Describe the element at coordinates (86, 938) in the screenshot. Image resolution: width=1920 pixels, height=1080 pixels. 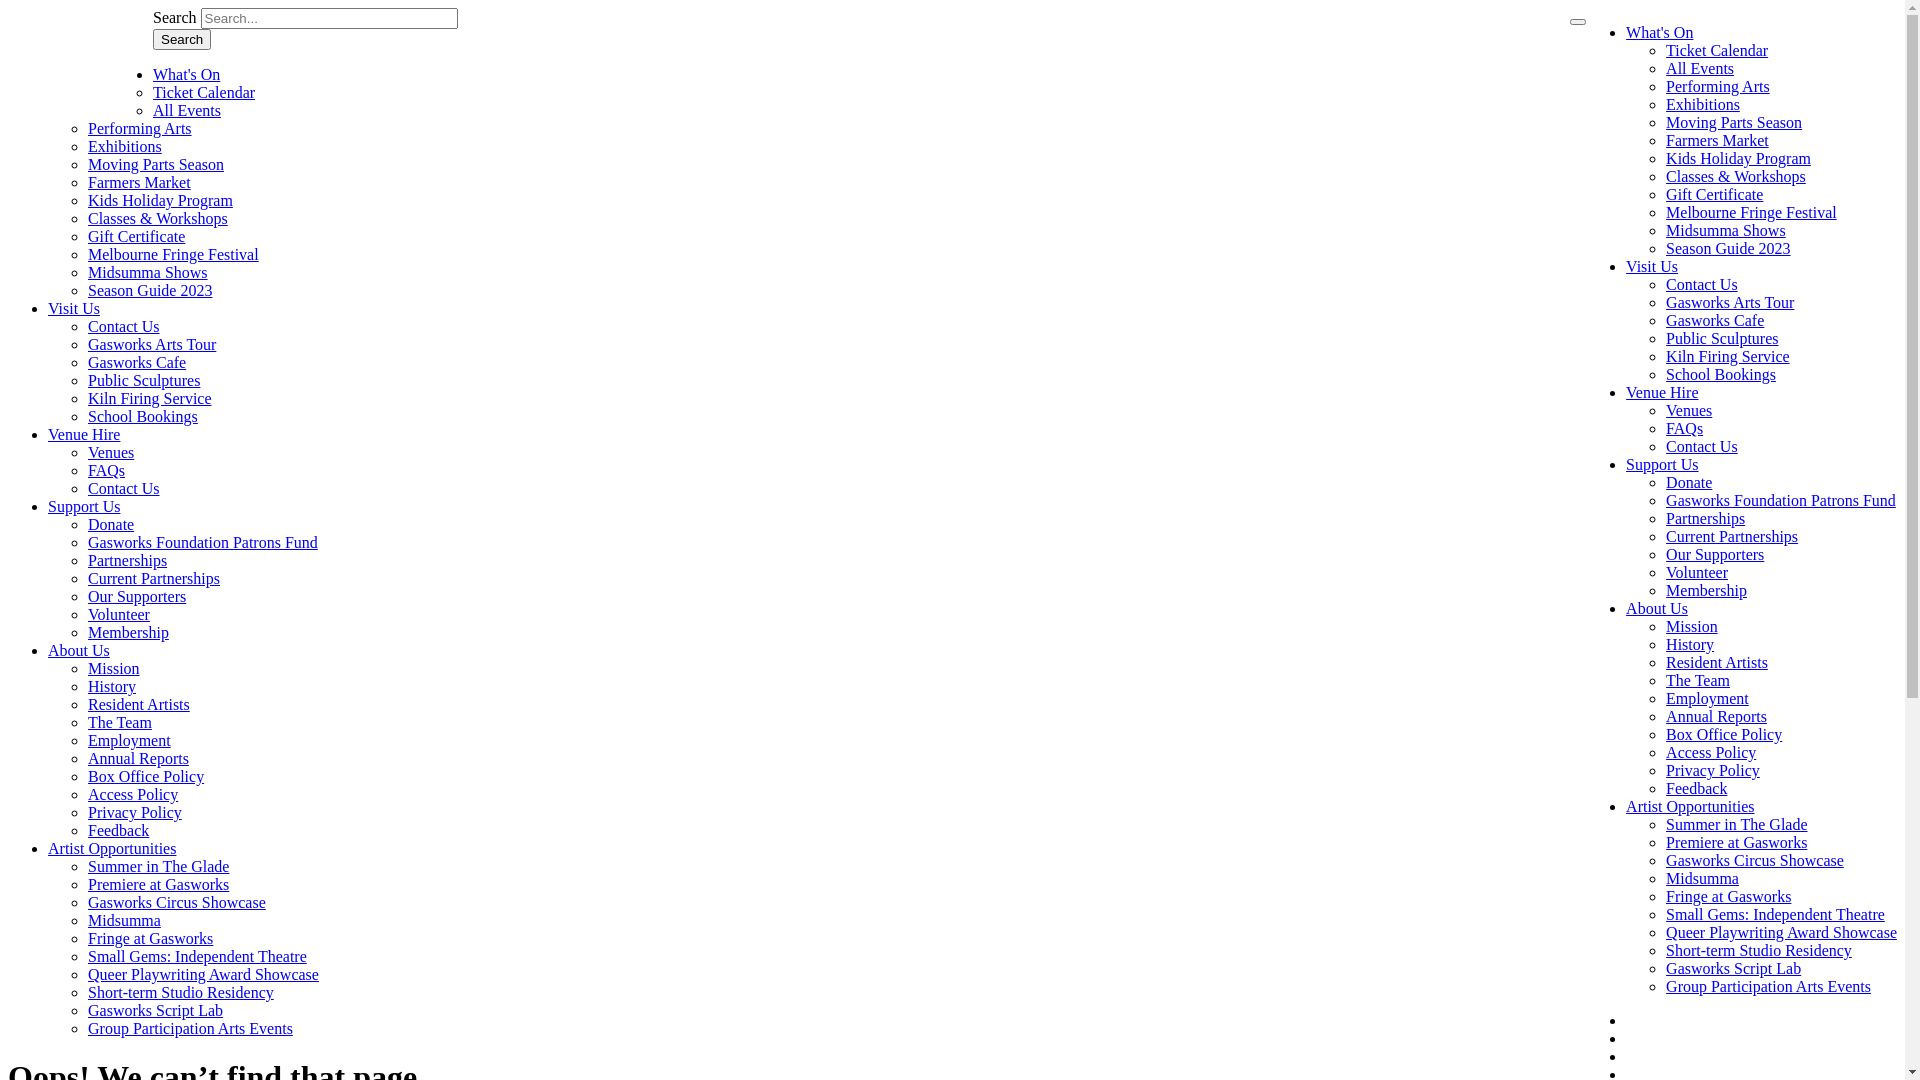
I see `'Fringe at Gasworks'` at that location.